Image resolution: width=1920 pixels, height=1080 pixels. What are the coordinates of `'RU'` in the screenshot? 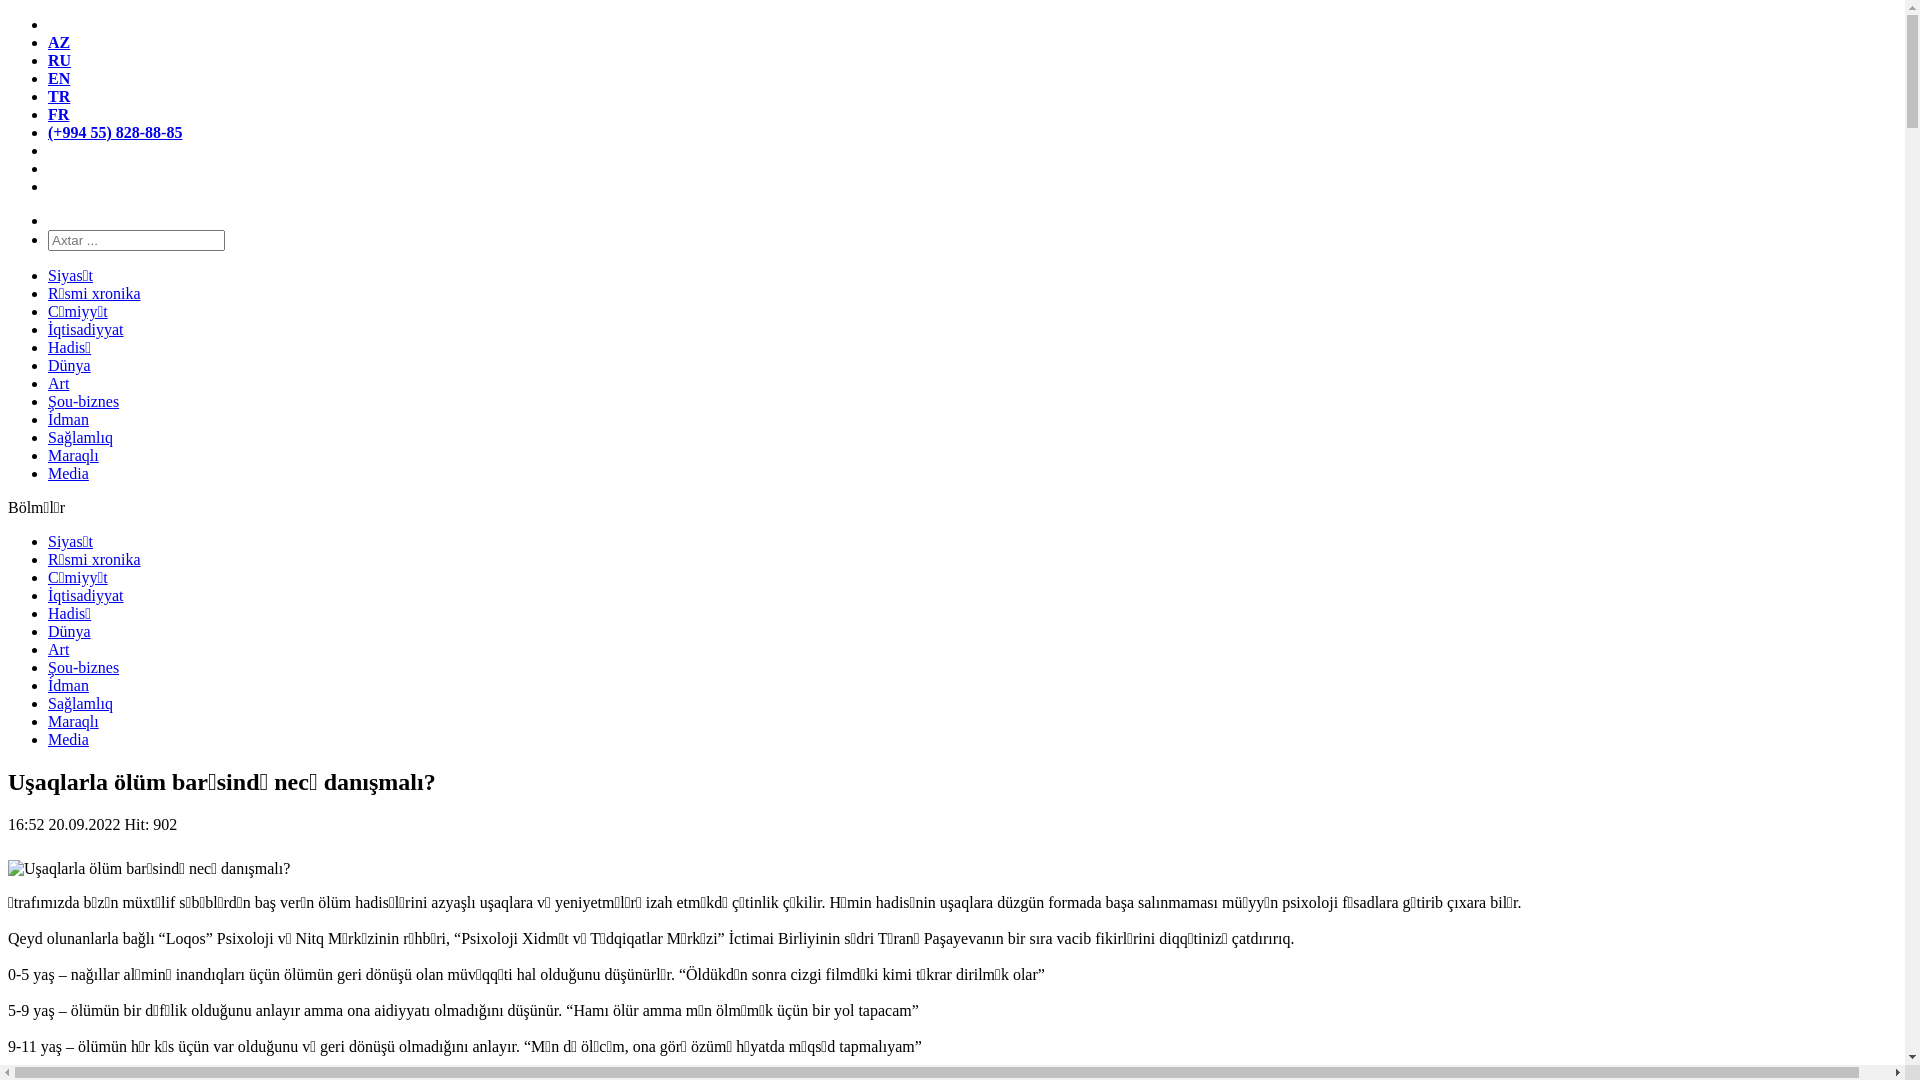 It's located at (59, 59).